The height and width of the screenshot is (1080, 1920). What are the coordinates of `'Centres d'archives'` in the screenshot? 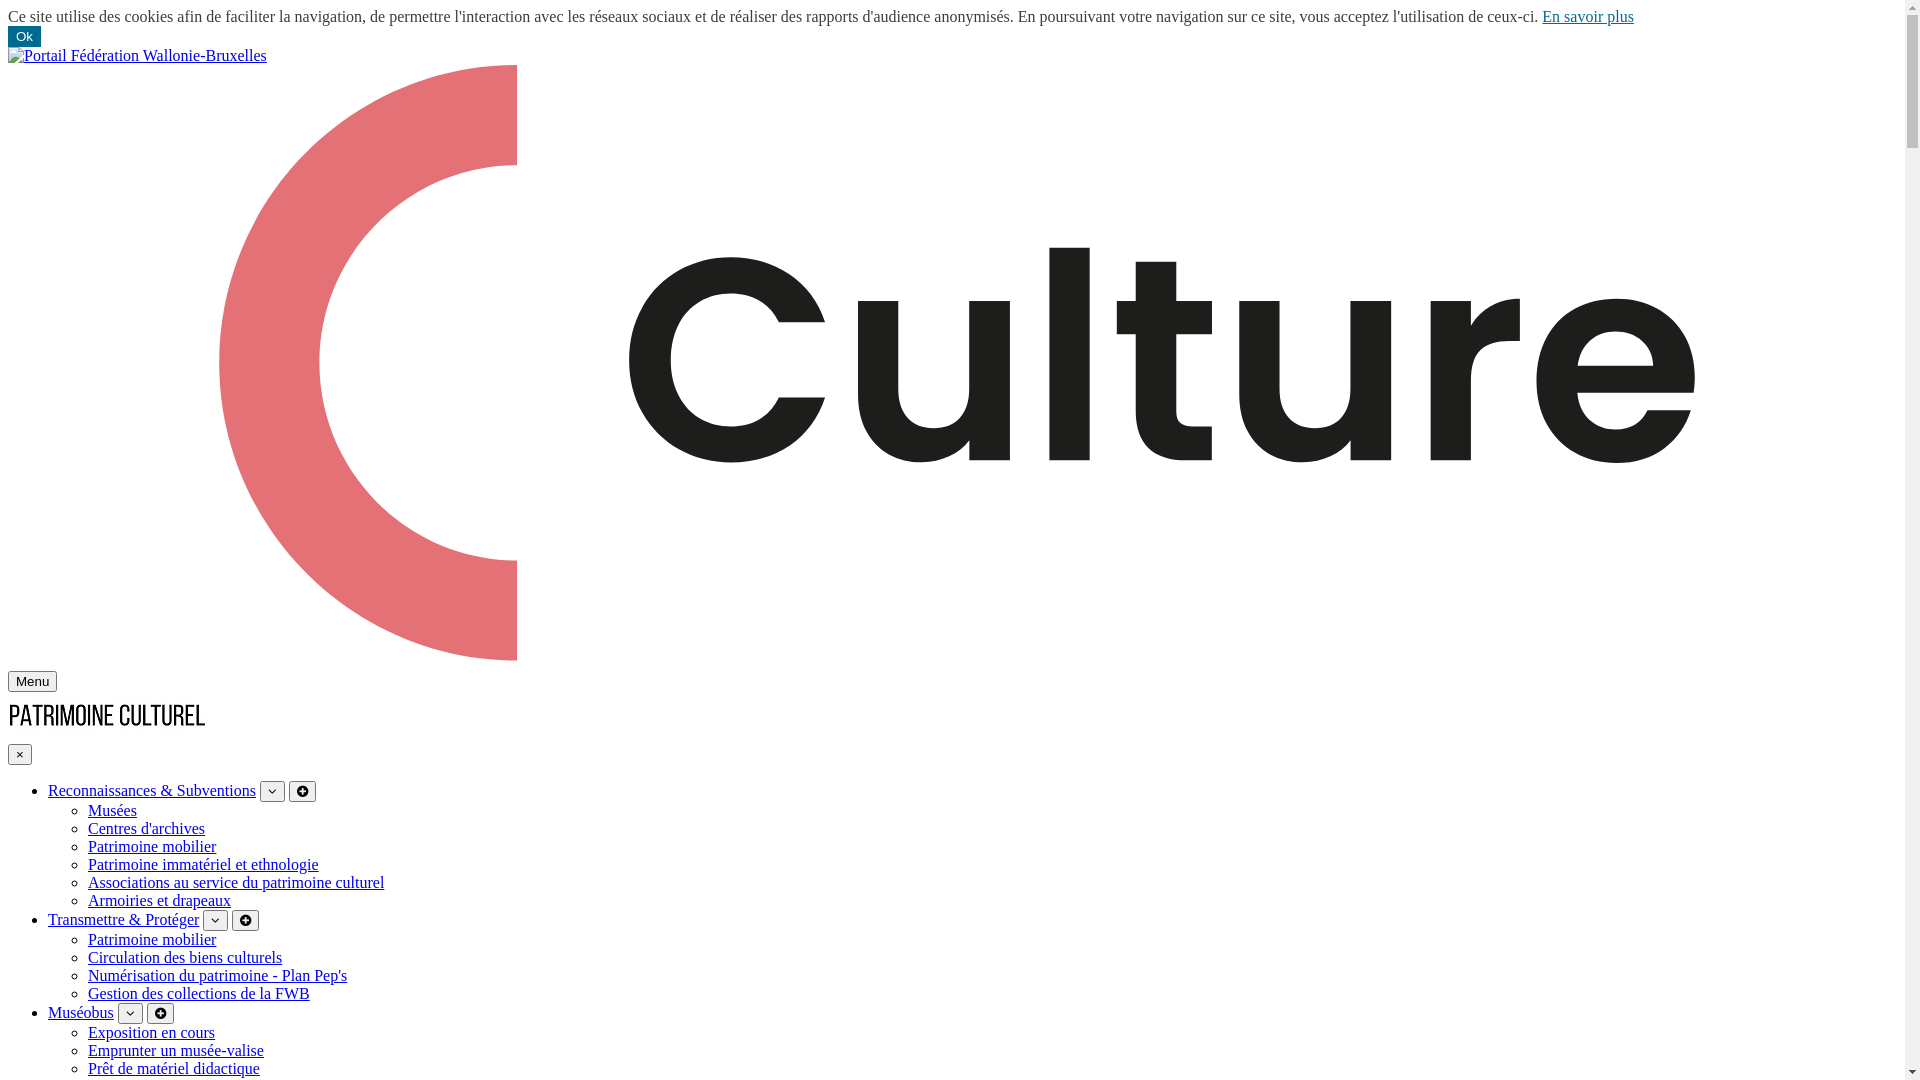 It's located at (86, 828).